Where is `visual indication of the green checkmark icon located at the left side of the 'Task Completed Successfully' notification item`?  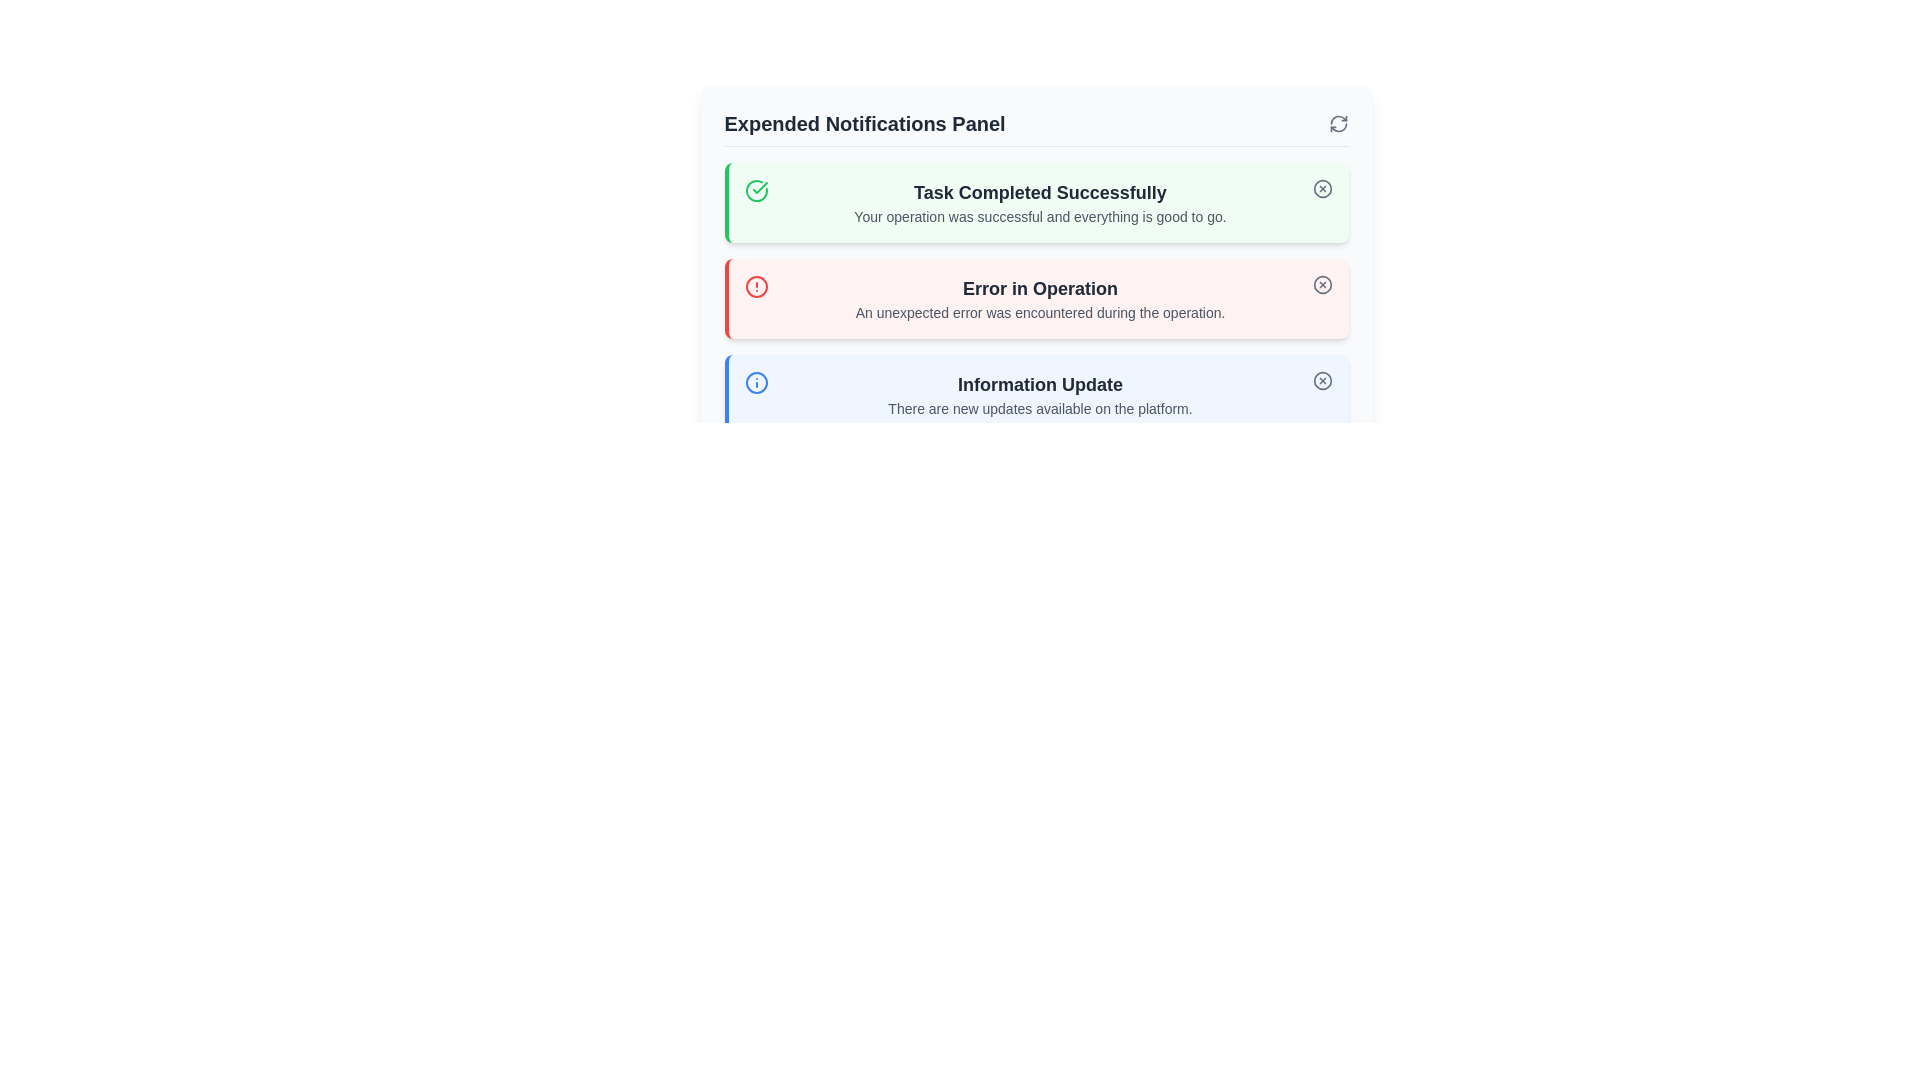 visual indication of the green checkmark icon located at the left side of the 'Task Completed Successfully' notification item is located at coordinates (758, 188).